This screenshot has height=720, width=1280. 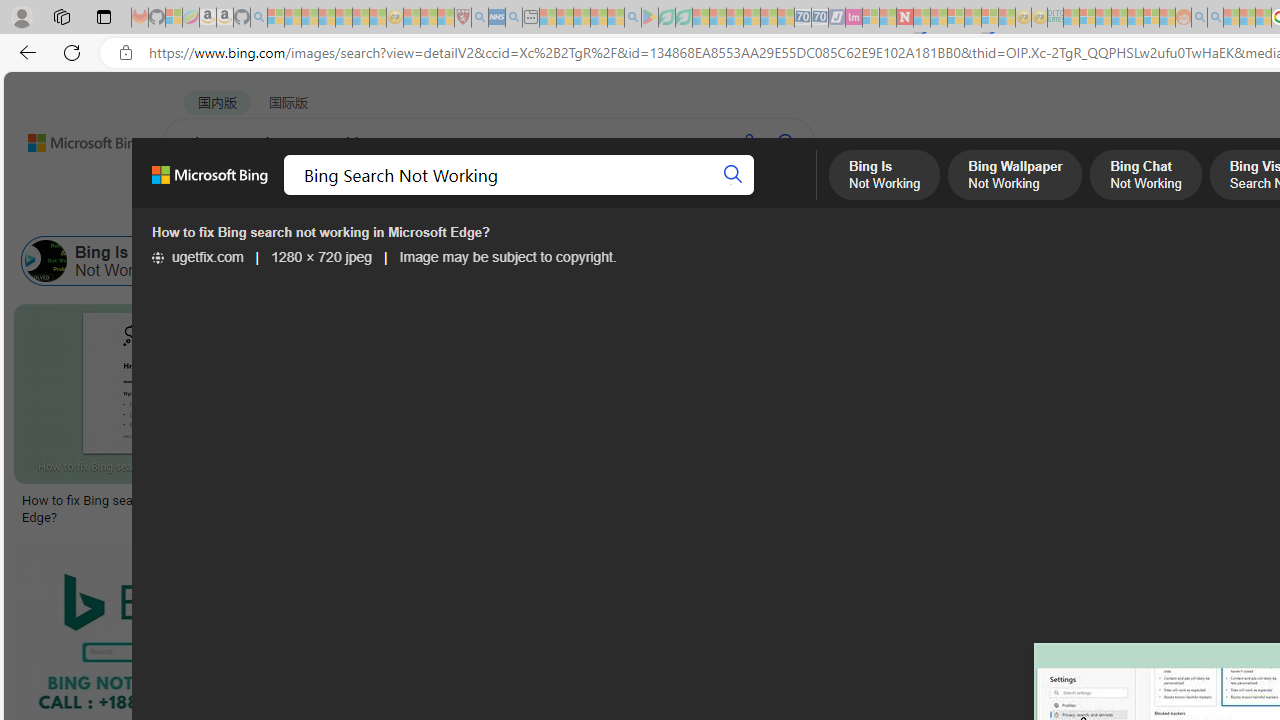 I want to click on 'Microsoft Bing, Back to Bing search', so click(x=209, y=183).